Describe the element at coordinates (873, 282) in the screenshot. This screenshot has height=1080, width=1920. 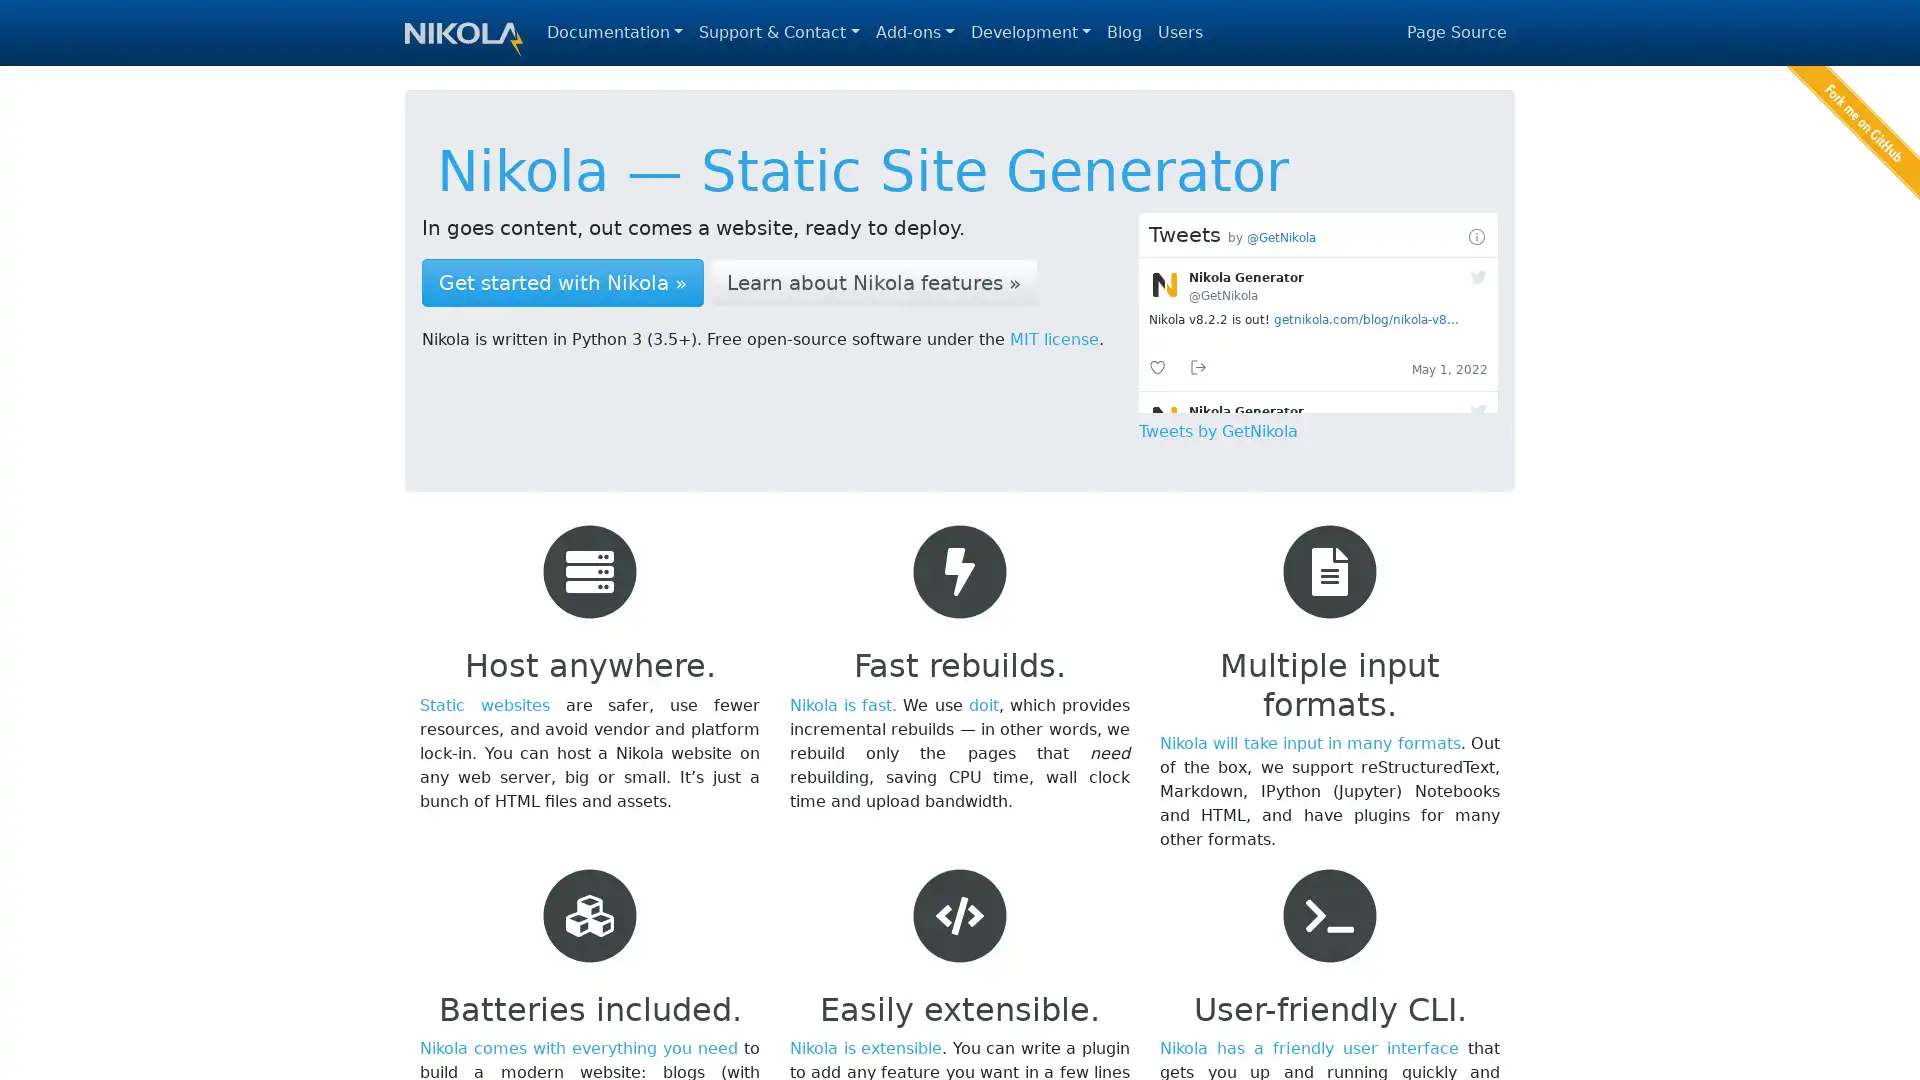
I see `Learn about Nikola features` at that location.